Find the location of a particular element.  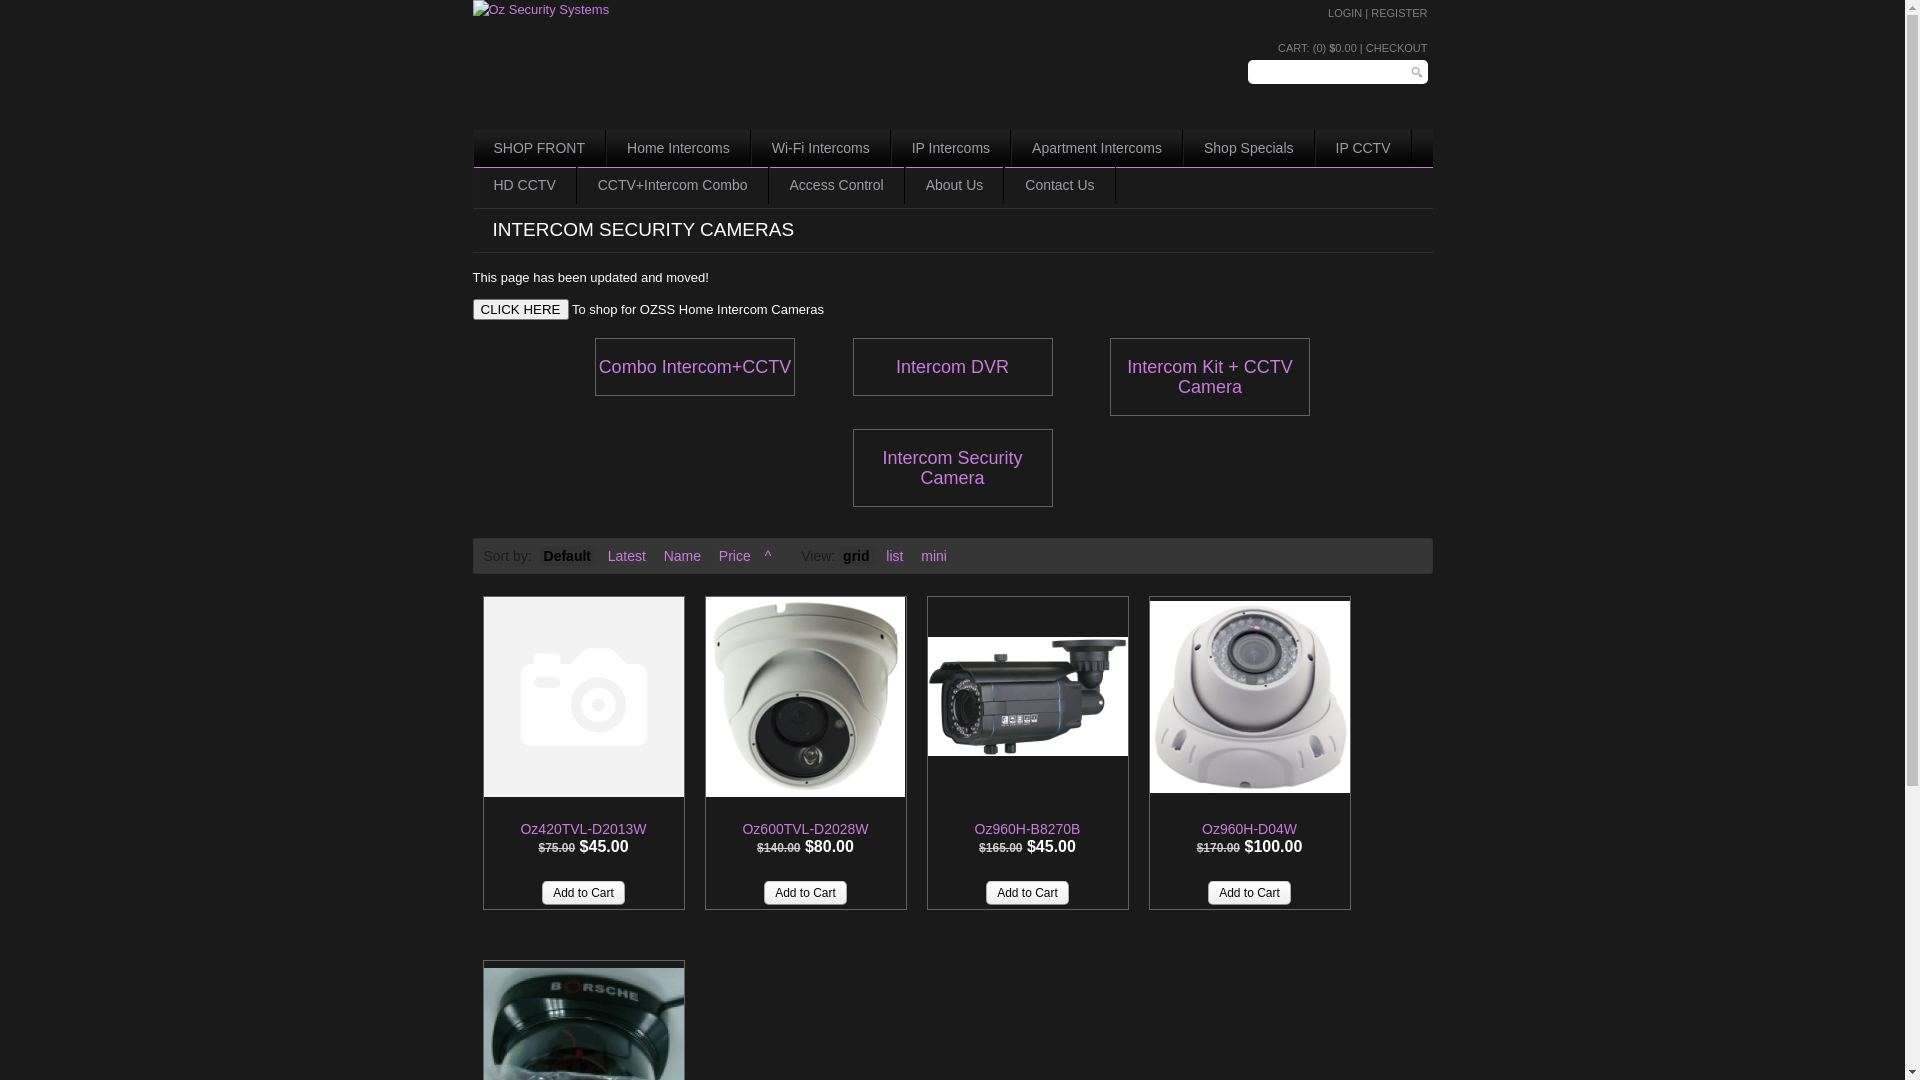

'Wi-Fi Intercoms' is located at coordinates (820, 147).